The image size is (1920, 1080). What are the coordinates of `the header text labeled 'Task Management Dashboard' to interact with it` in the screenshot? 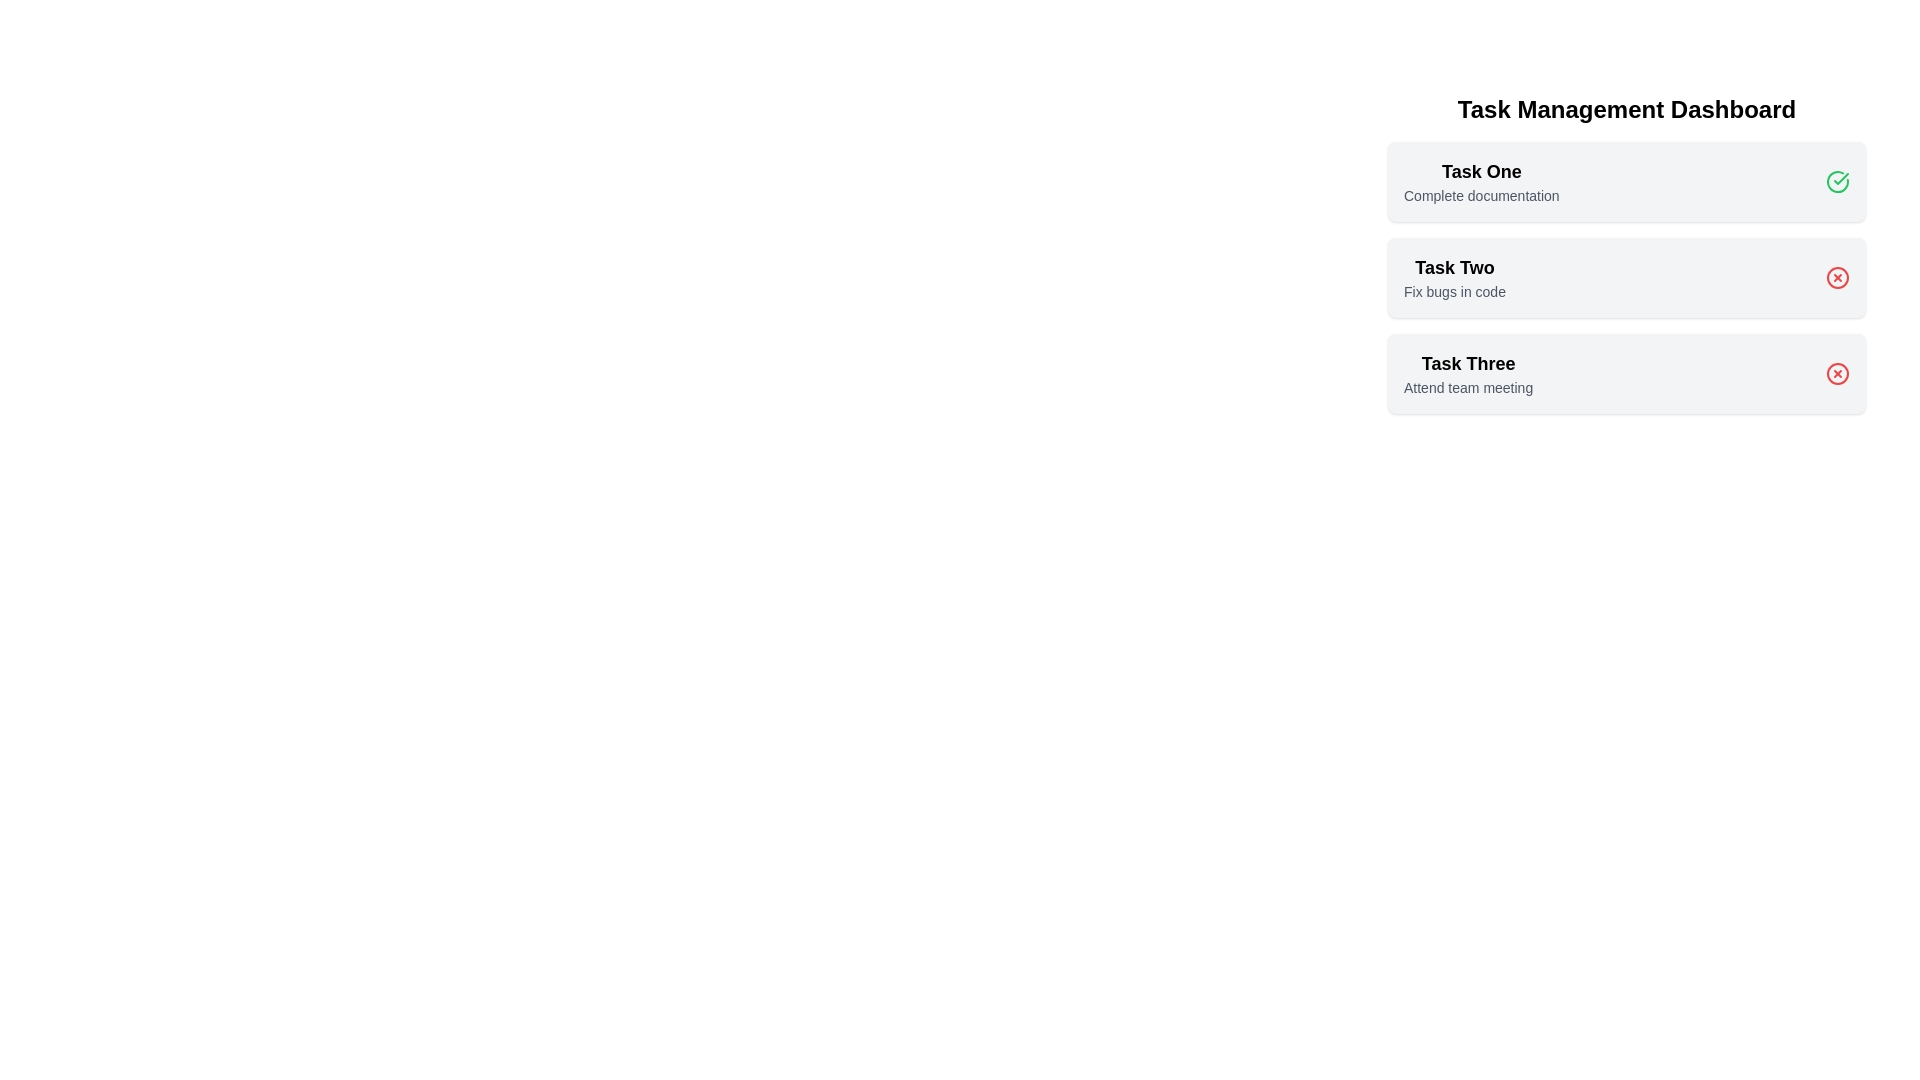 It's located at (1627, 110).